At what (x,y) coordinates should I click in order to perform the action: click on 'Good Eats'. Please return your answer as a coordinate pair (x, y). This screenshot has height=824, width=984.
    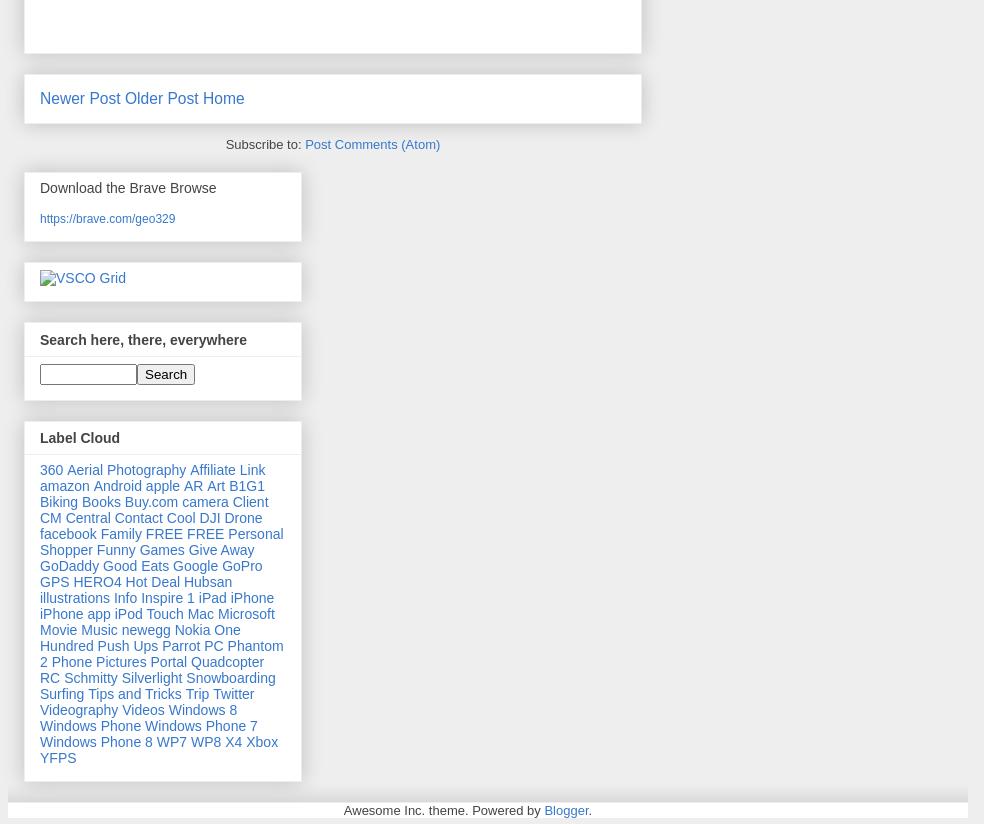
    Looking at the image, I should click on (135, 565).